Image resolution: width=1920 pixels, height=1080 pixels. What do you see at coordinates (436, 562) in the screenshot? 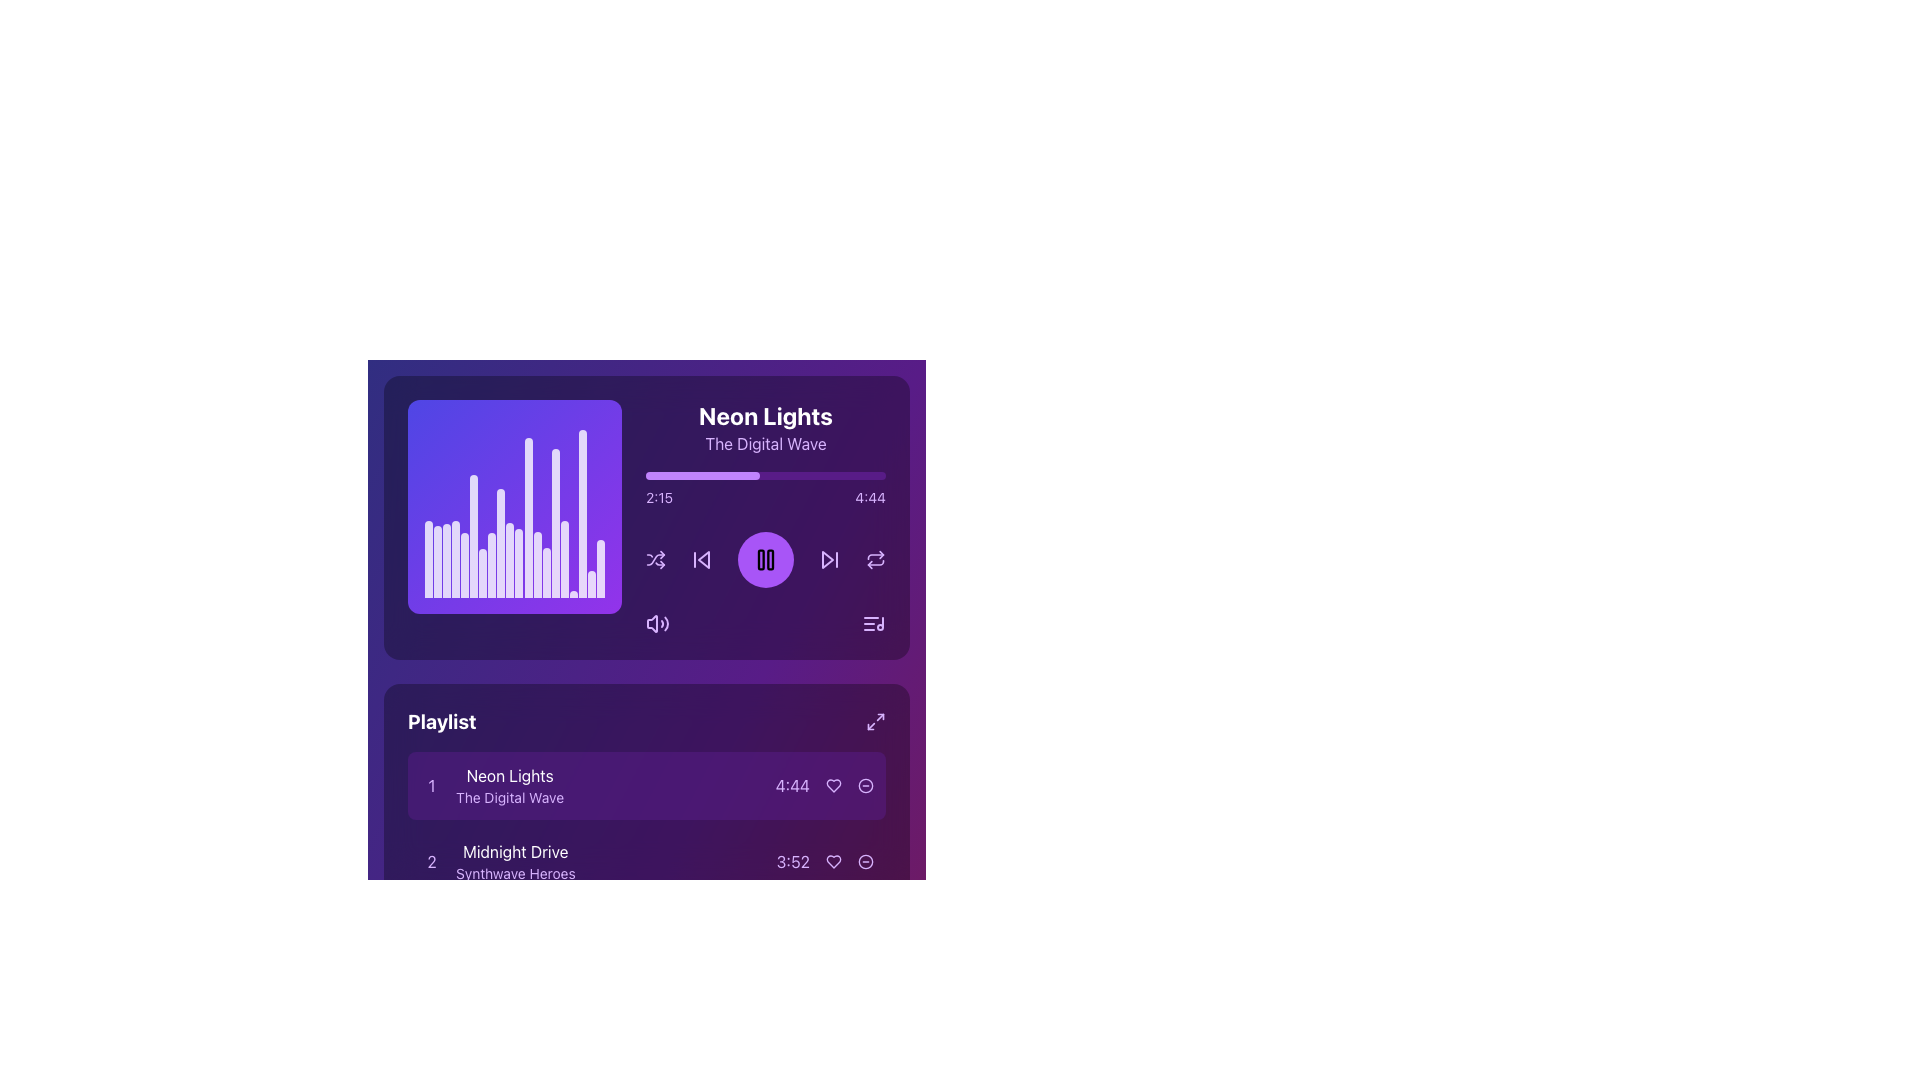
I see `the second vertical Visualizer bar, which is a narrow rectangular bar with a white color and rounded top edge, located in the top-left section of the interface` at bounding box center [436, 562].